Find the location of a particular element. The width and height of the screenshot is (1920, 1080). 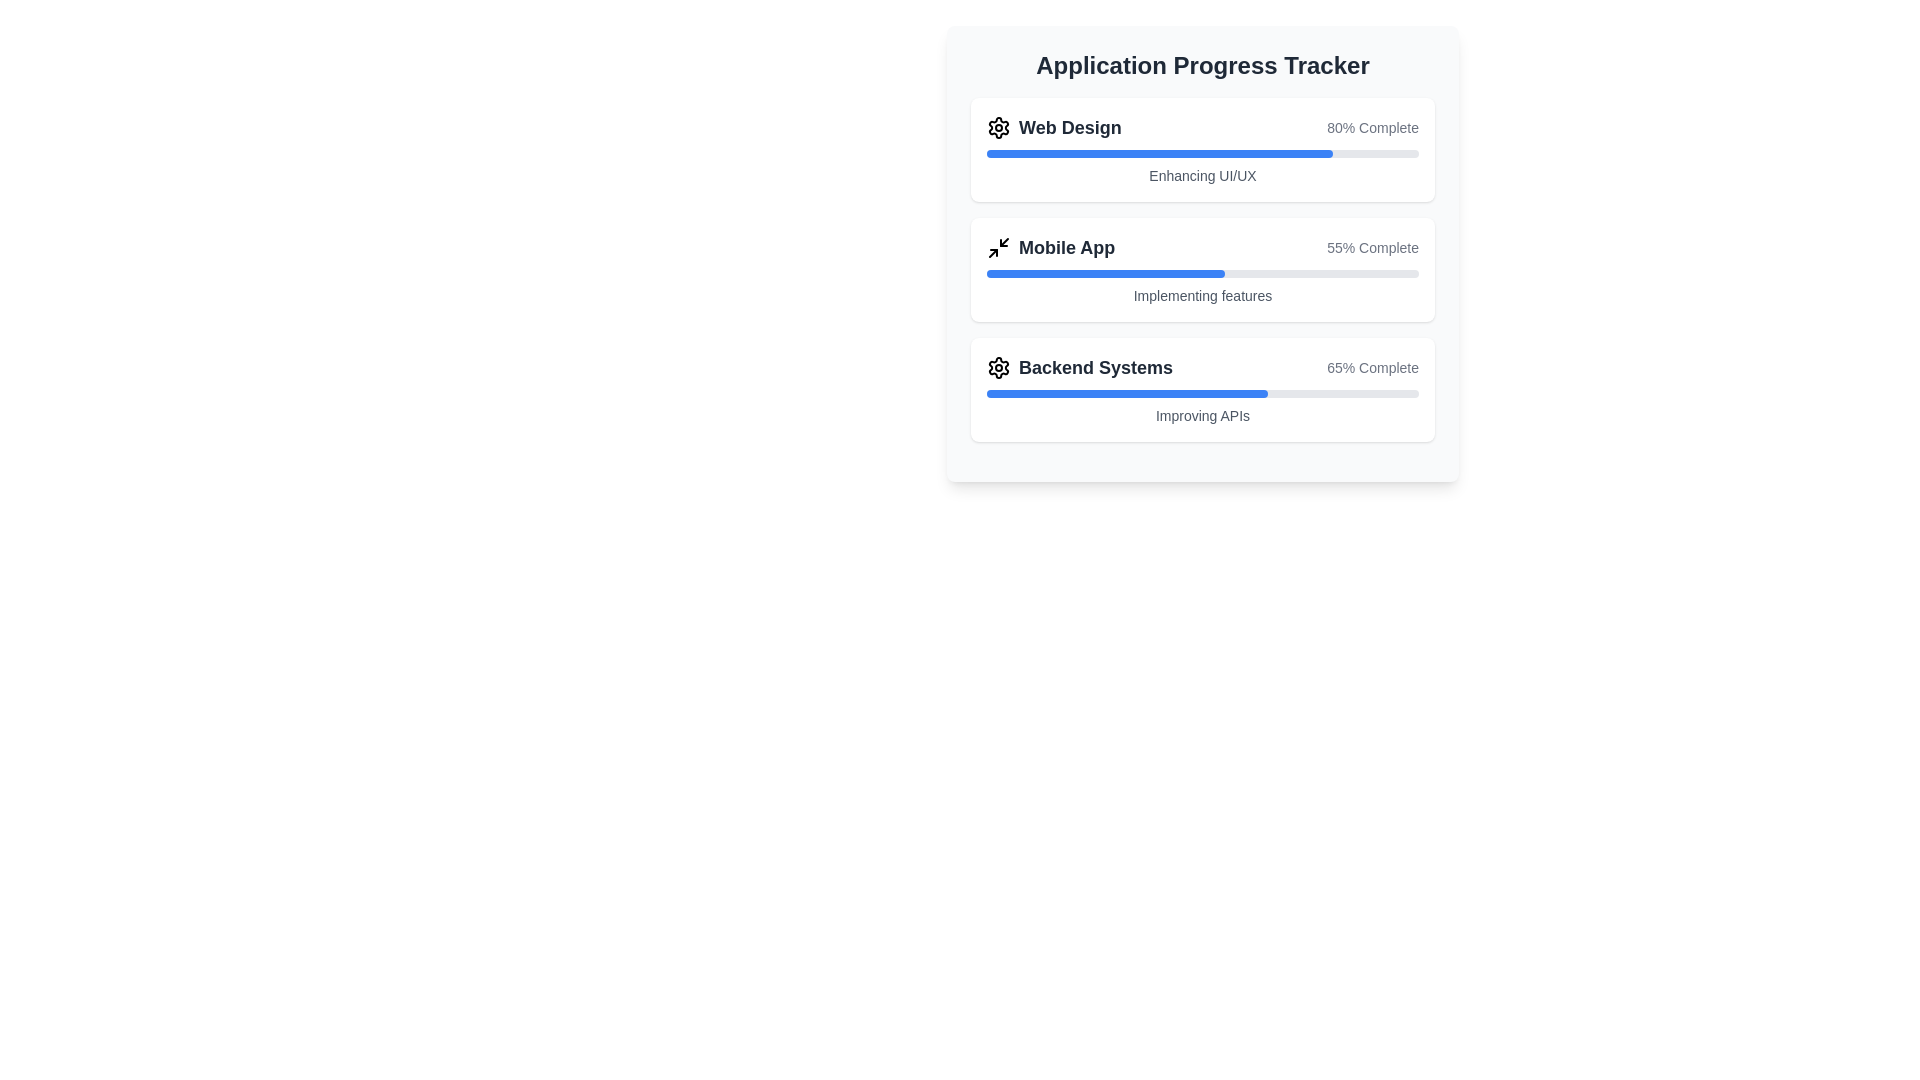

the progress bar indicating the completion of the Web Design task, which is visually represented beneath the 'Web Design' heading and above the 'Enhancing UI/UX' text label is located at coordinates (1202, 153).